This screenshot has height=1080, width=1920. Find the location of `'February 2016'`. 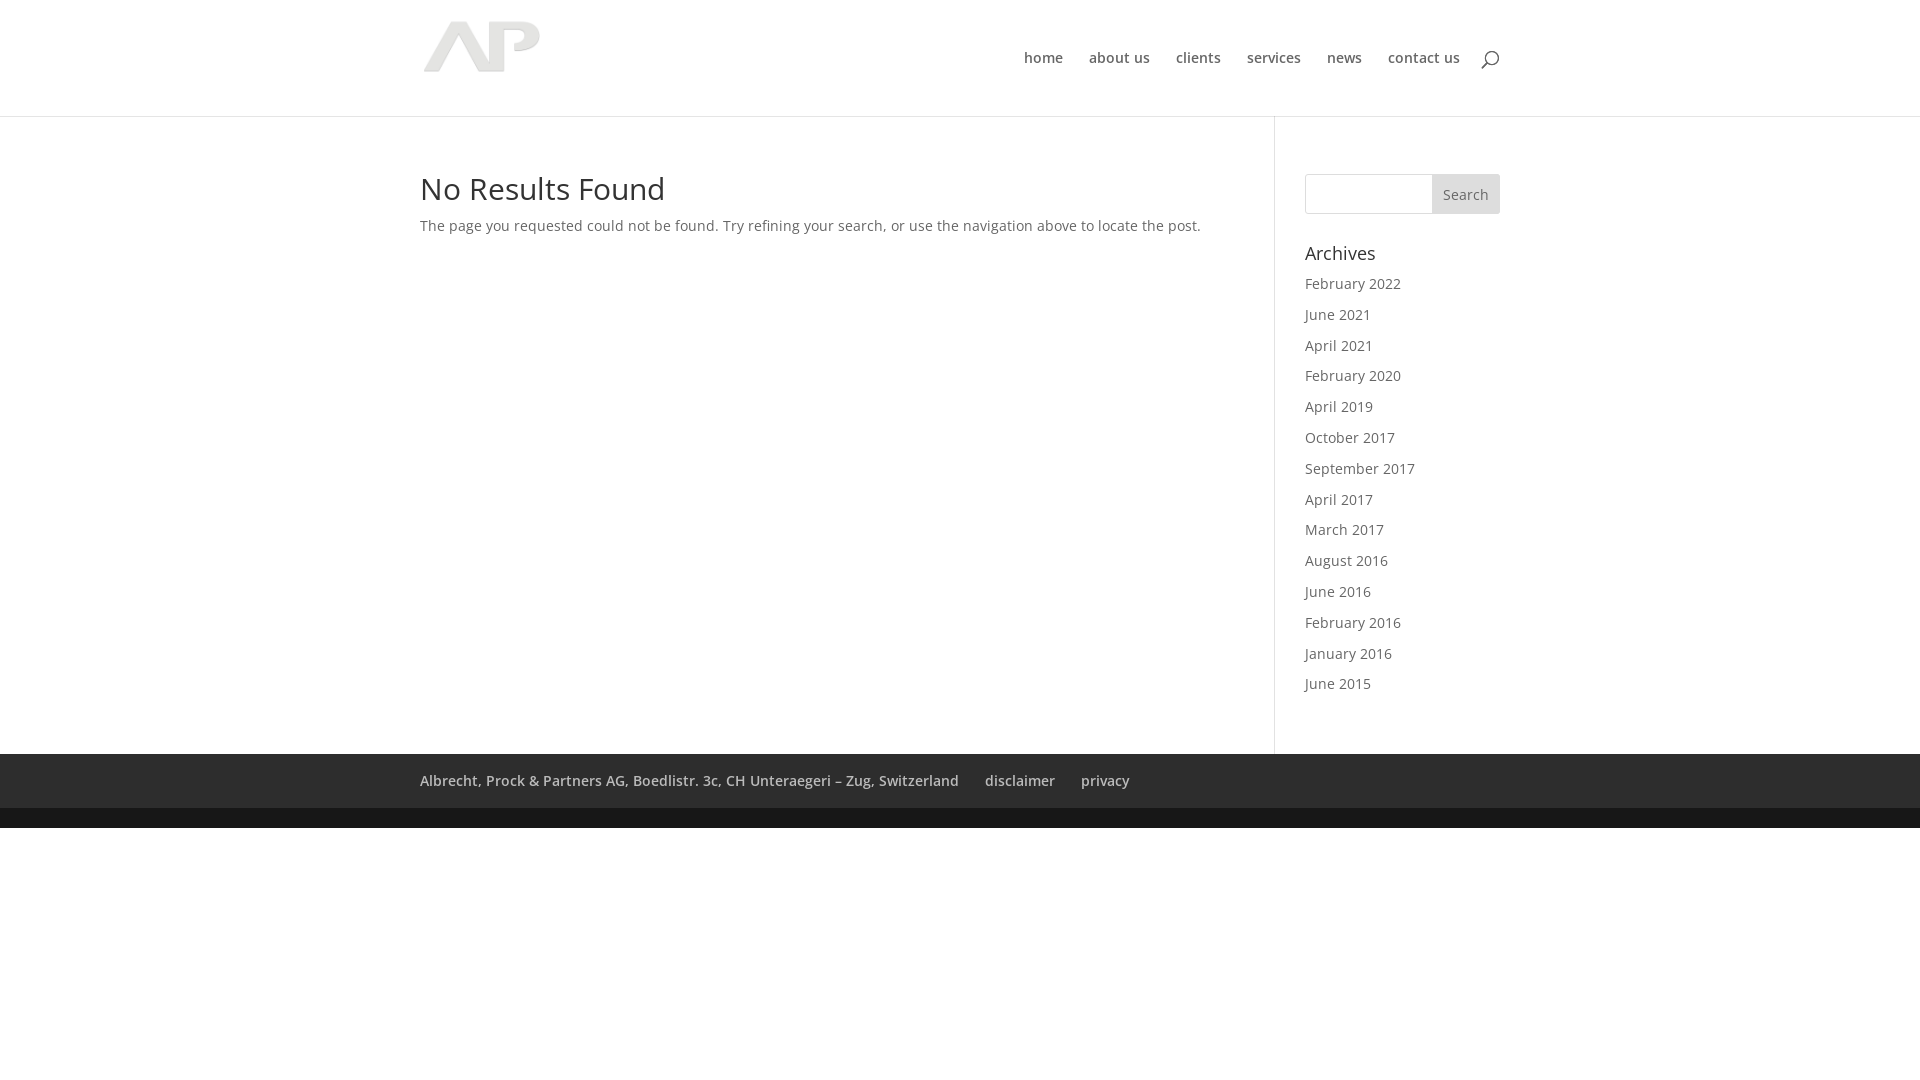

'February 2016' is located at coordinates (1353, 621).